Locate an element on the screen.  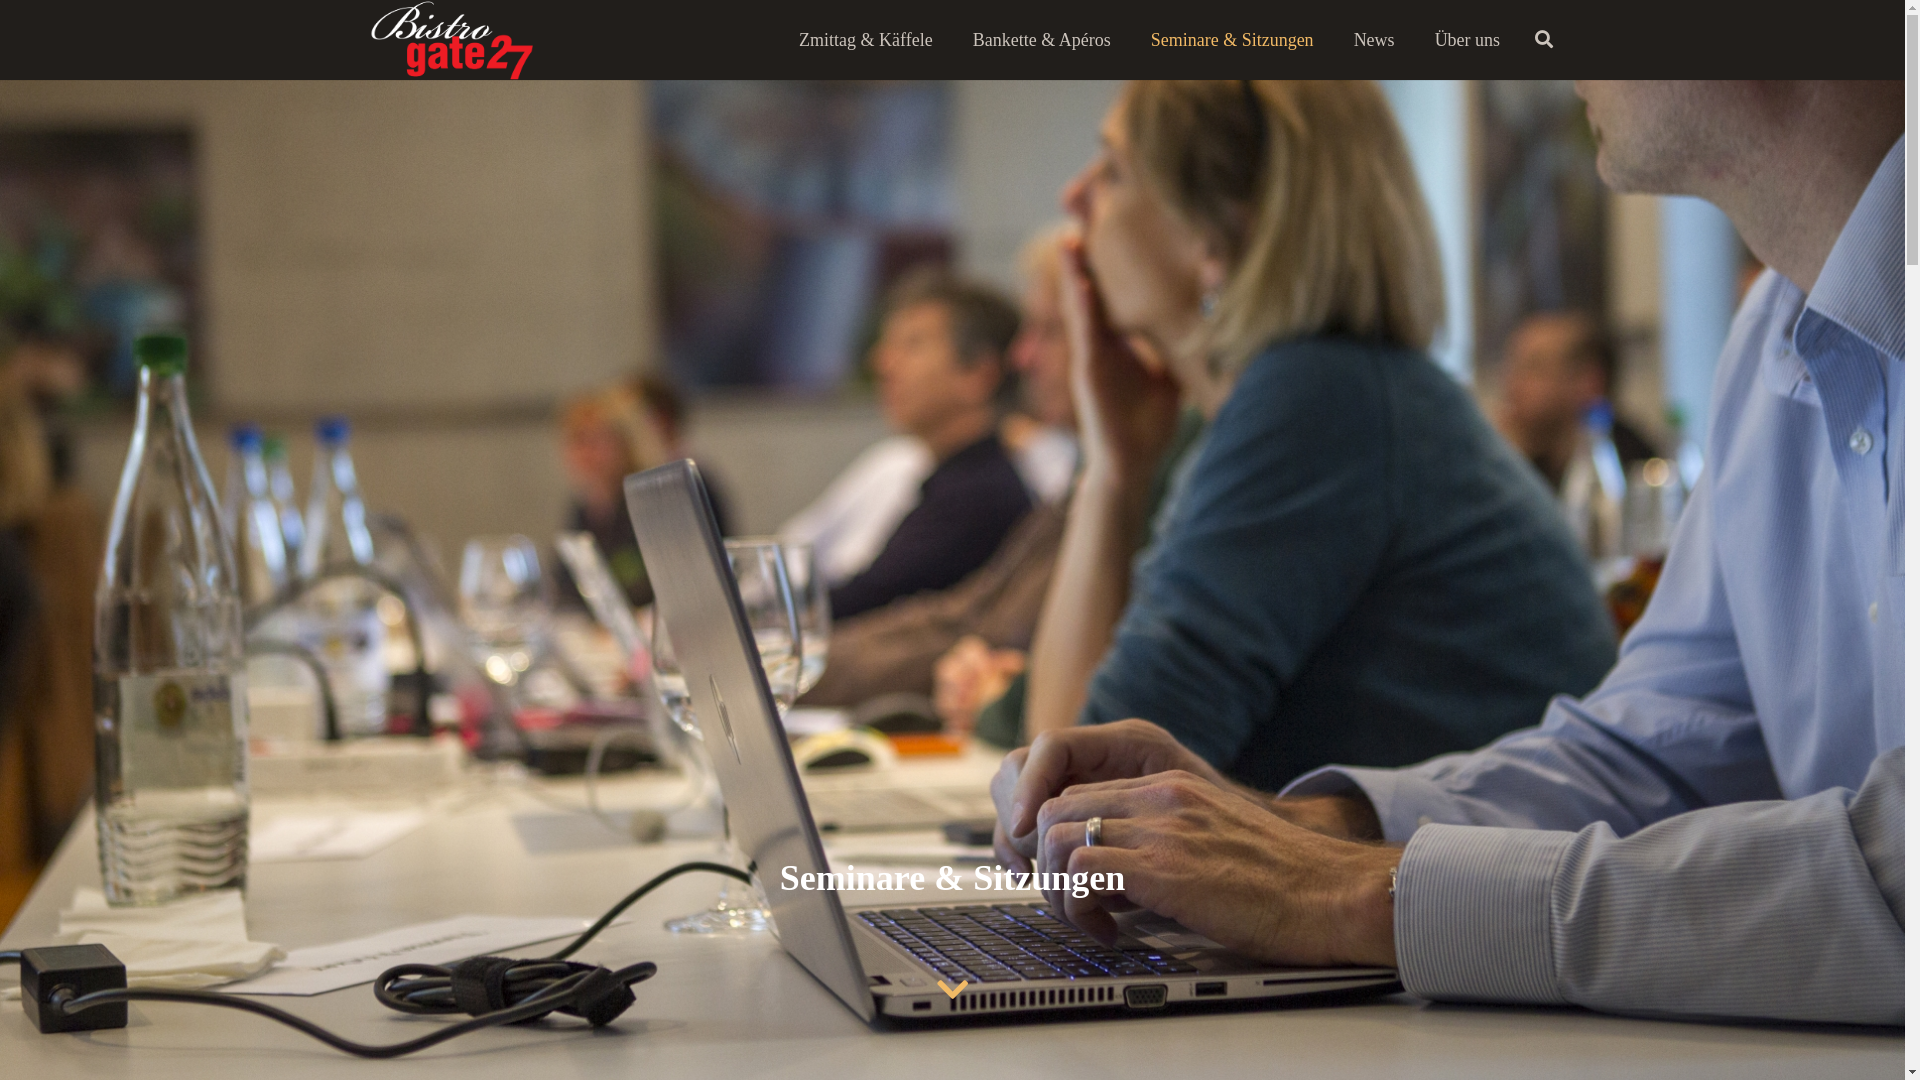
'News' is located at coordinates (1334, 39).